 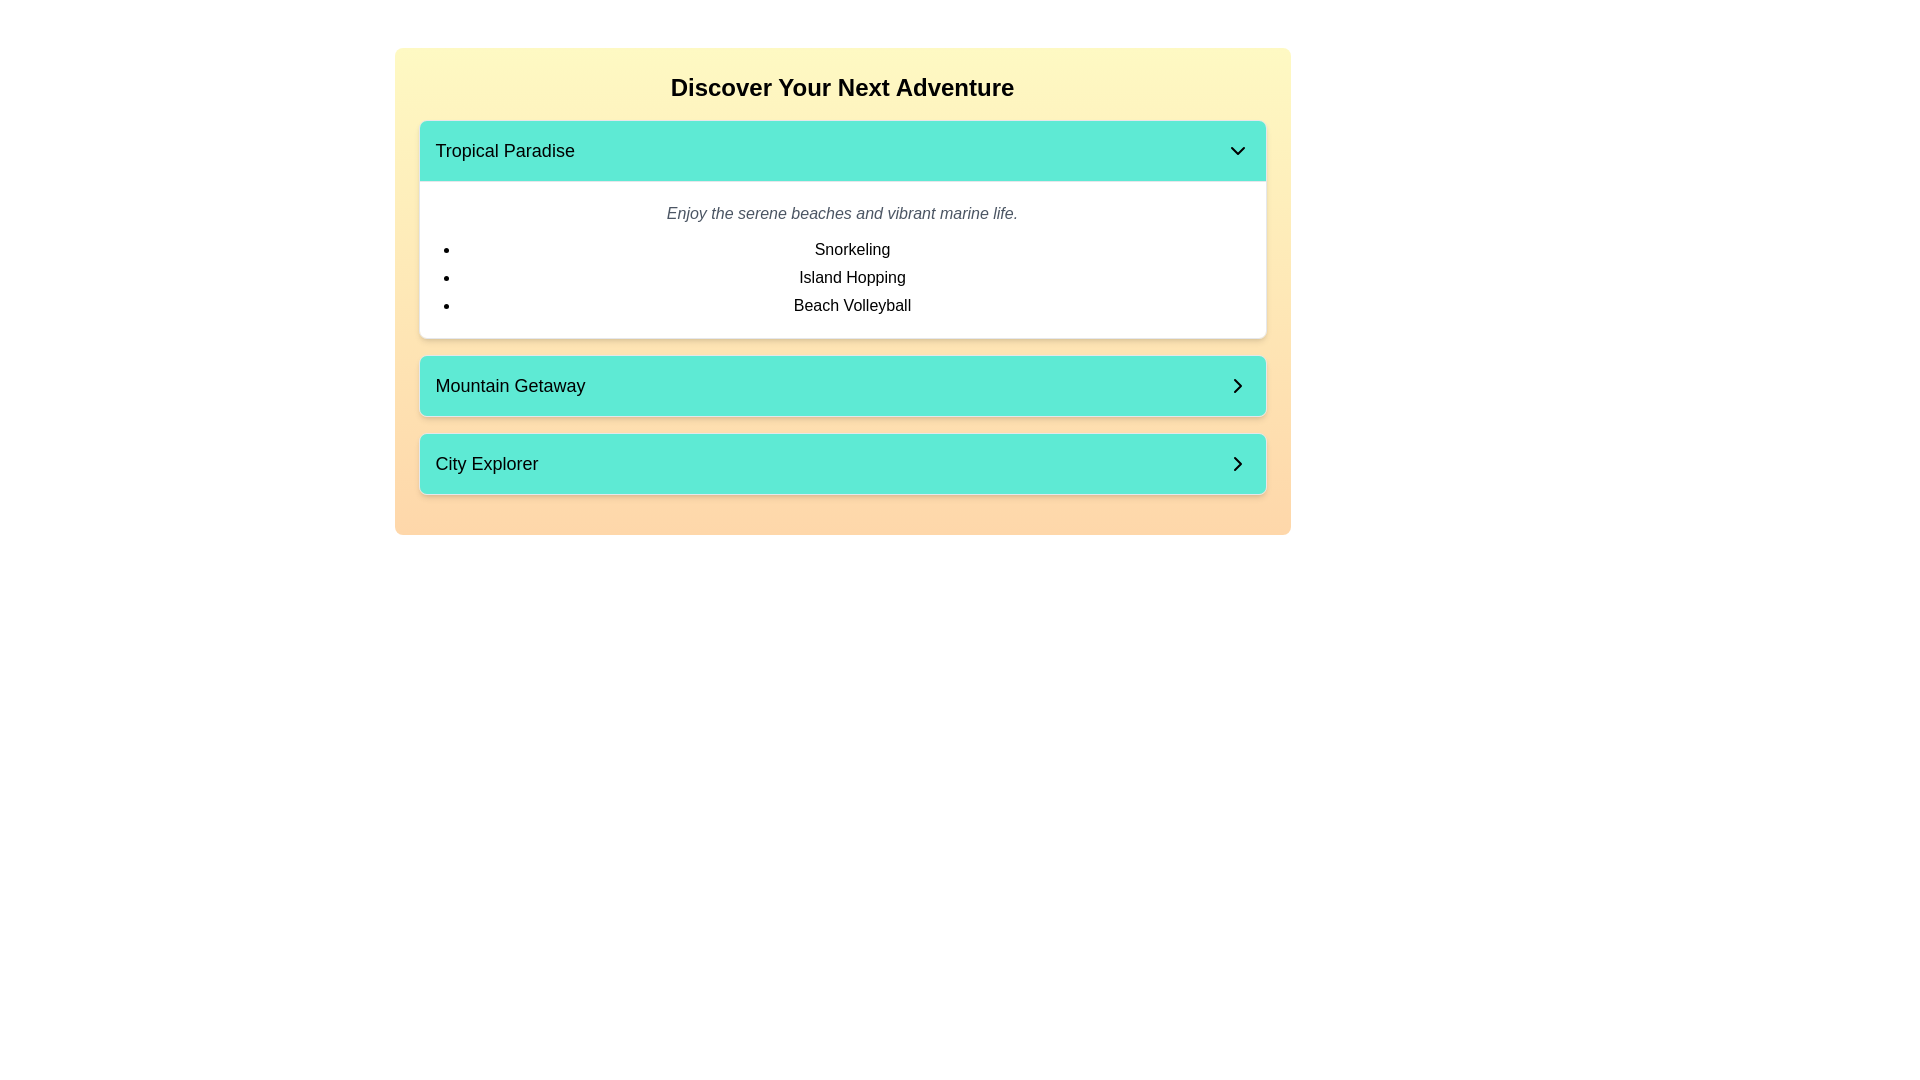 I want to click on text item that describes an activity option under the 'Tropical Paradise' section, which is the first in a vertically stacked list, so click(x=852, y=249).